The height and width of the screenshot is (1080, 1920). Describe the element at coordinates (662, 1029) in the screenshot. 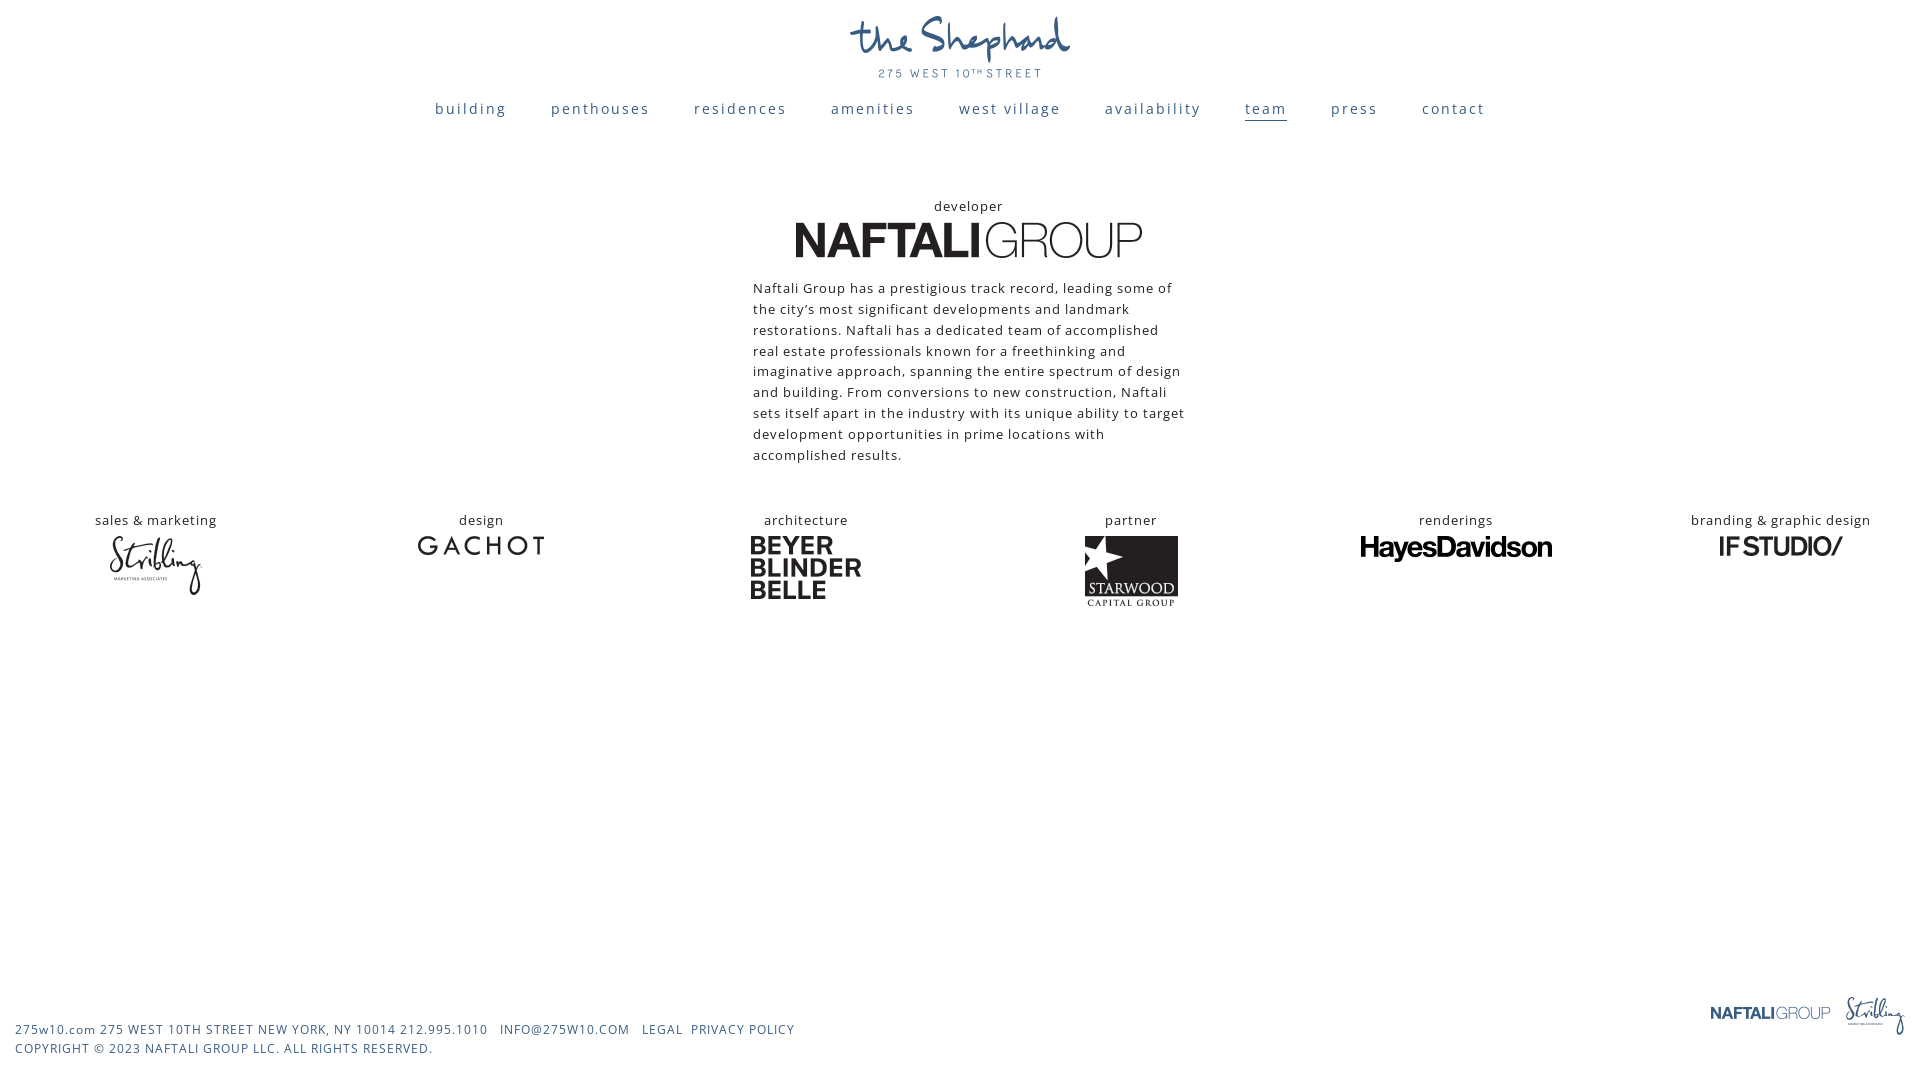

I see `'LEGAL'` at that location.